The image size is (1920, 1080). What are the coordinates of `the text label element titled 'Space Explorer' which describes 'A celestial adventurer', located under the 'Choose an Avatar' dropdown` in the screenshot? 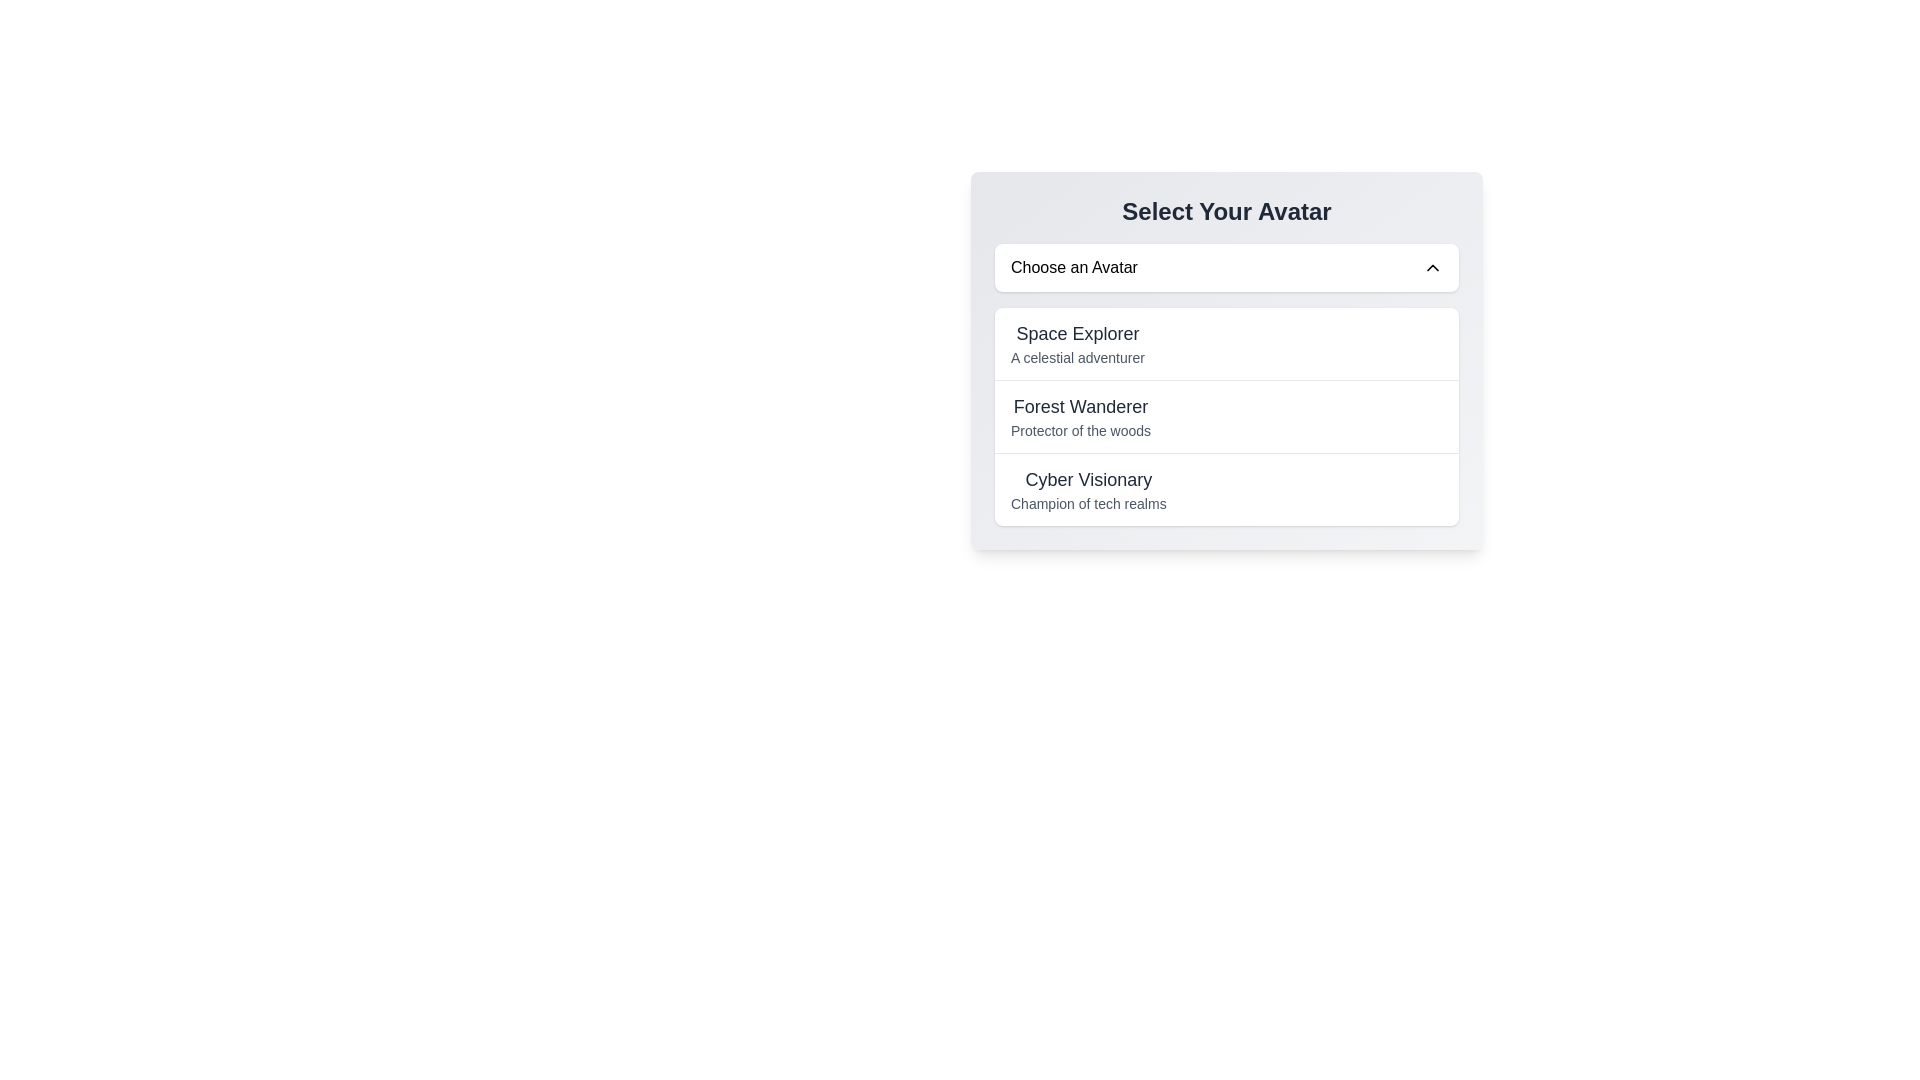 It's located at (1076, 342).